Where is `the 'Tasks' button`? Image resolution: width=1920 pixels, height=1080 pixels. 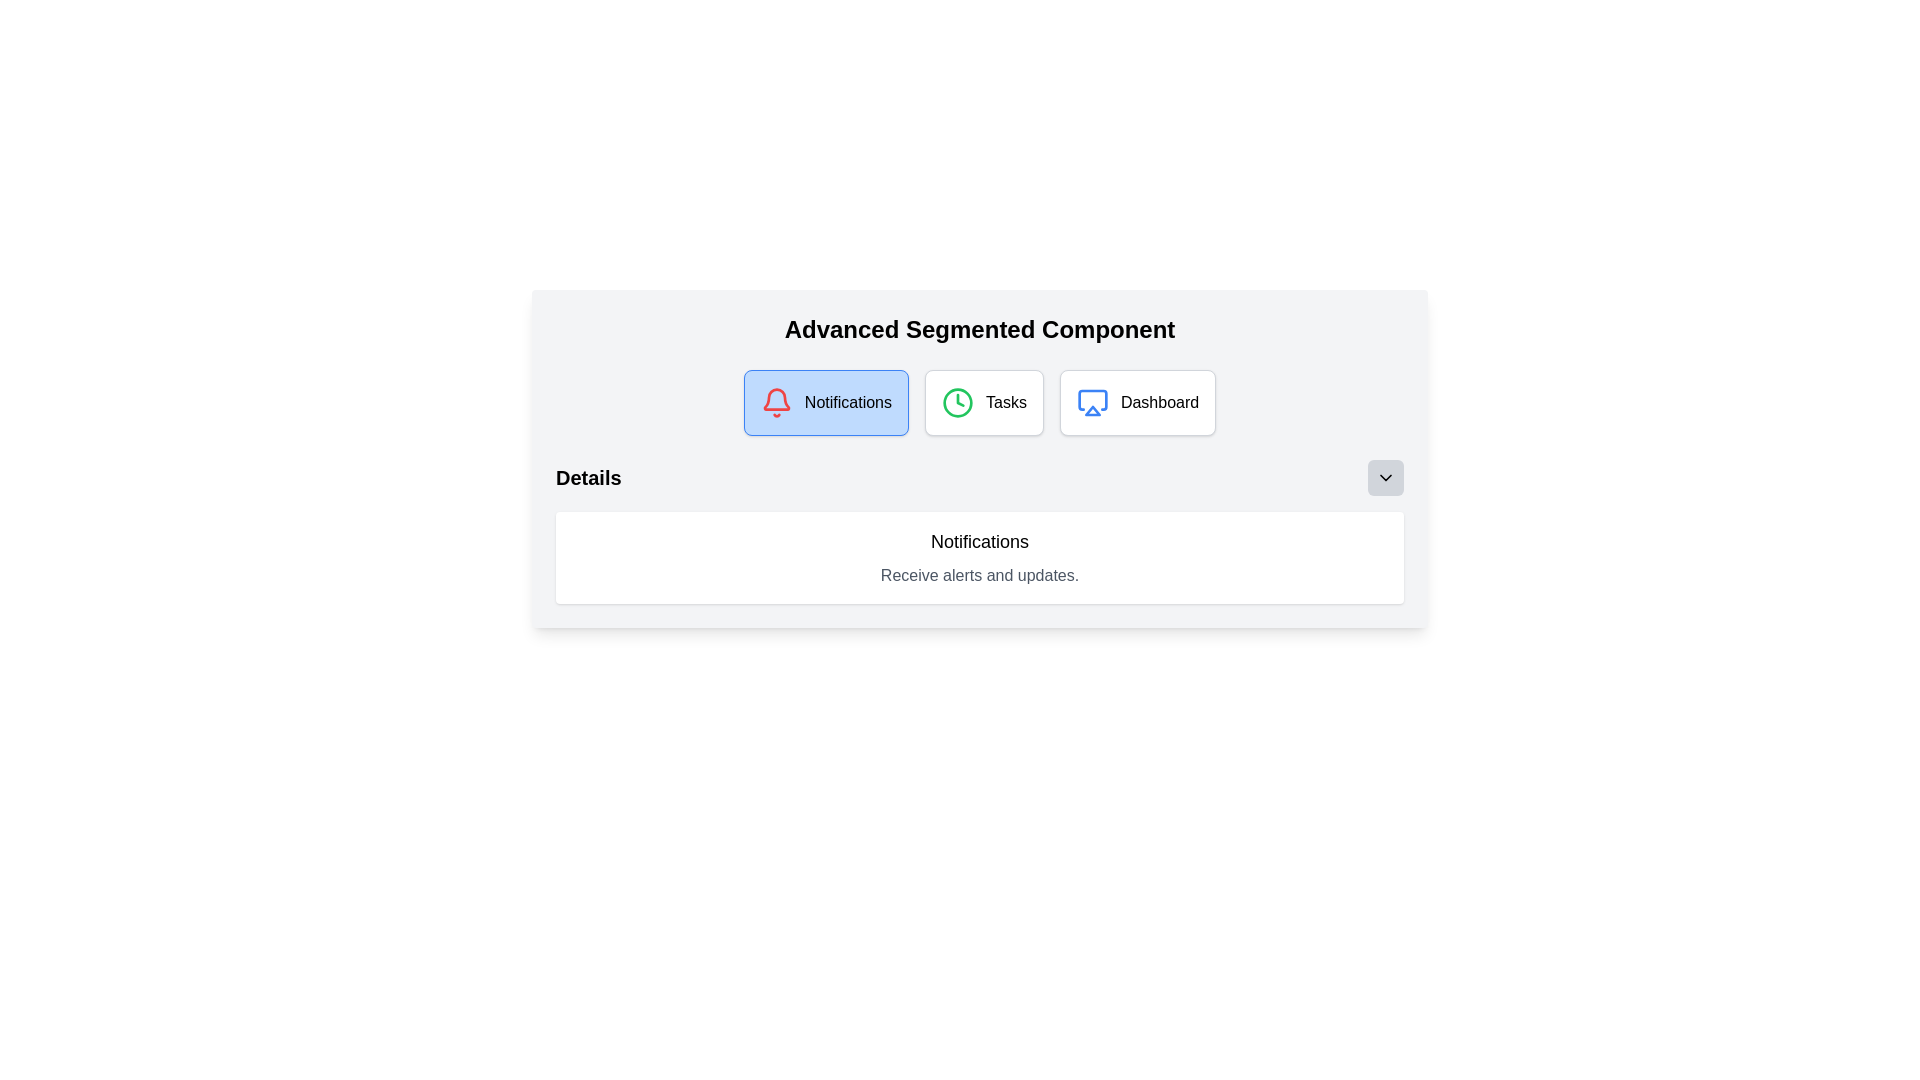 the 'Tasks' button is located at coordinates (984, 402).